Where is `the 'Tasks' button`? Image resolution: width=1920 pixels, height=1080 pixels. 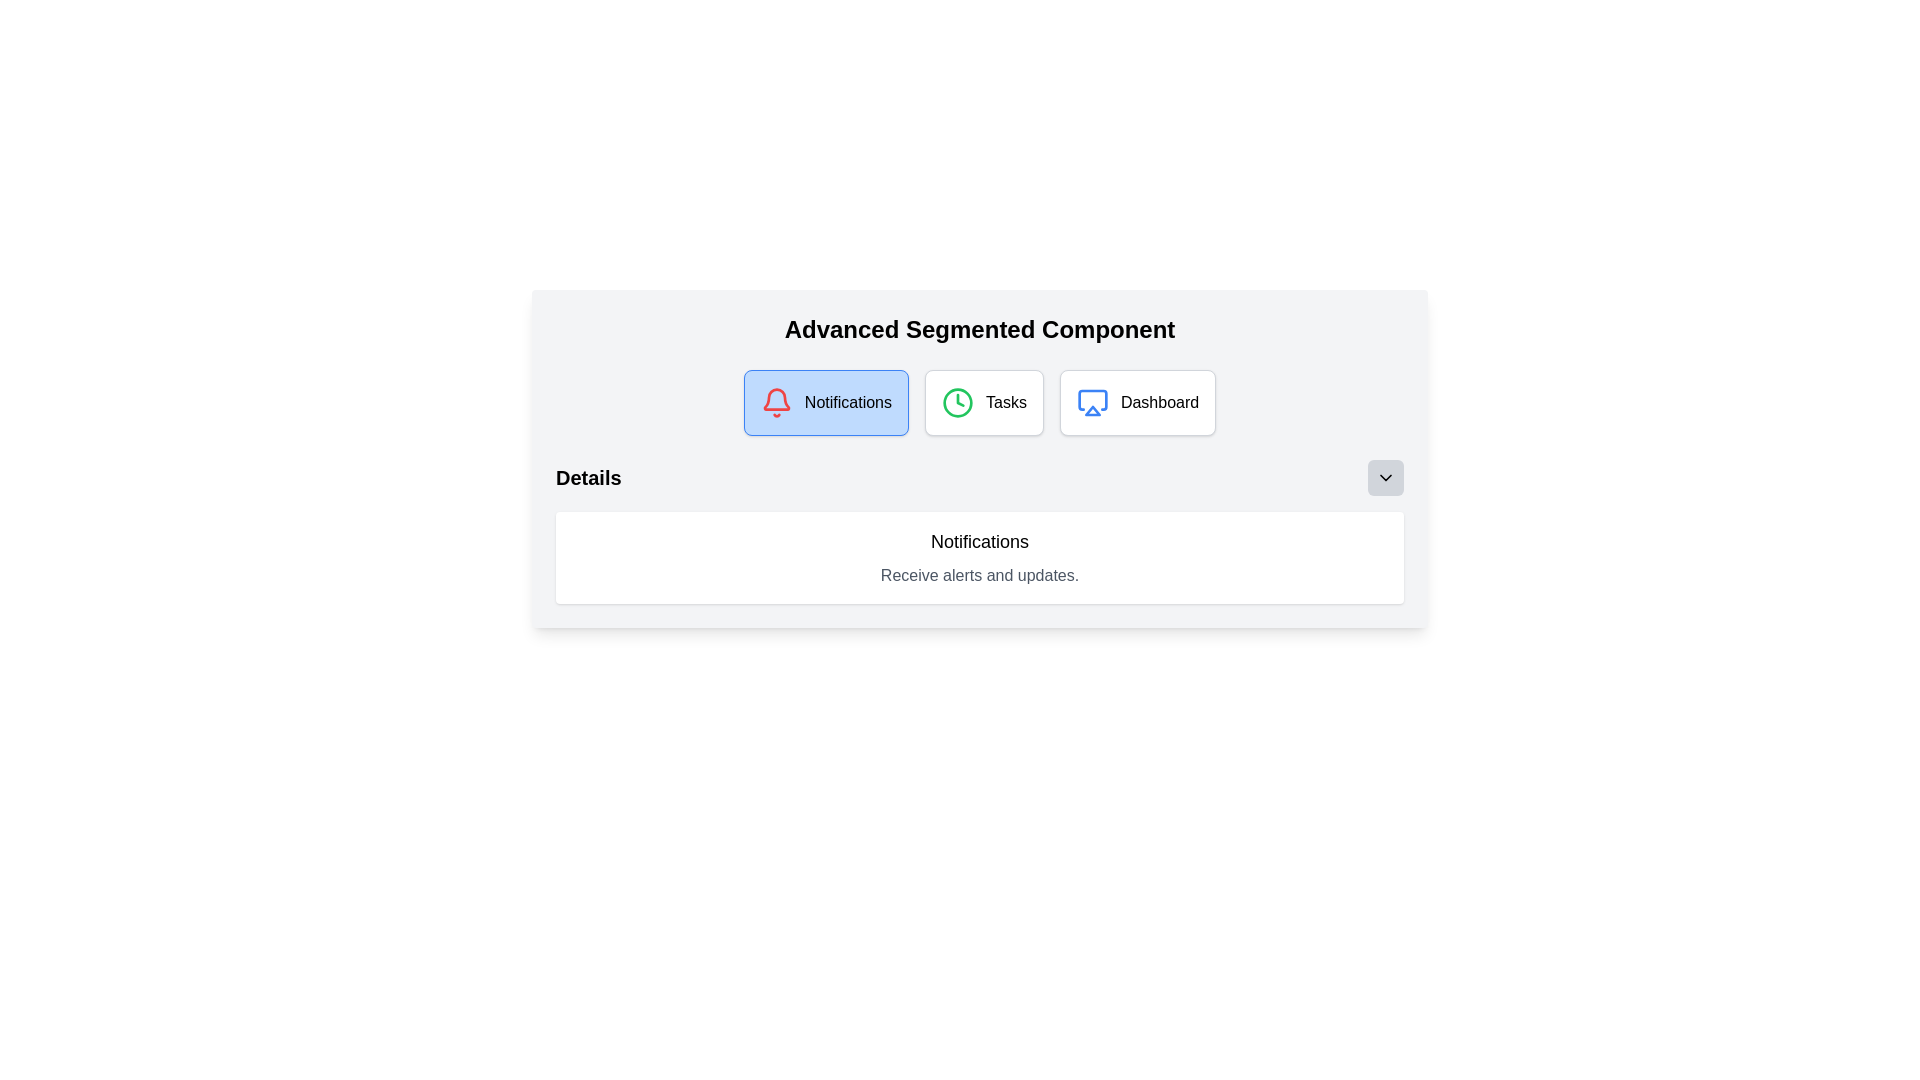 the 'Tasks' button is located at coordinates (984, 402).